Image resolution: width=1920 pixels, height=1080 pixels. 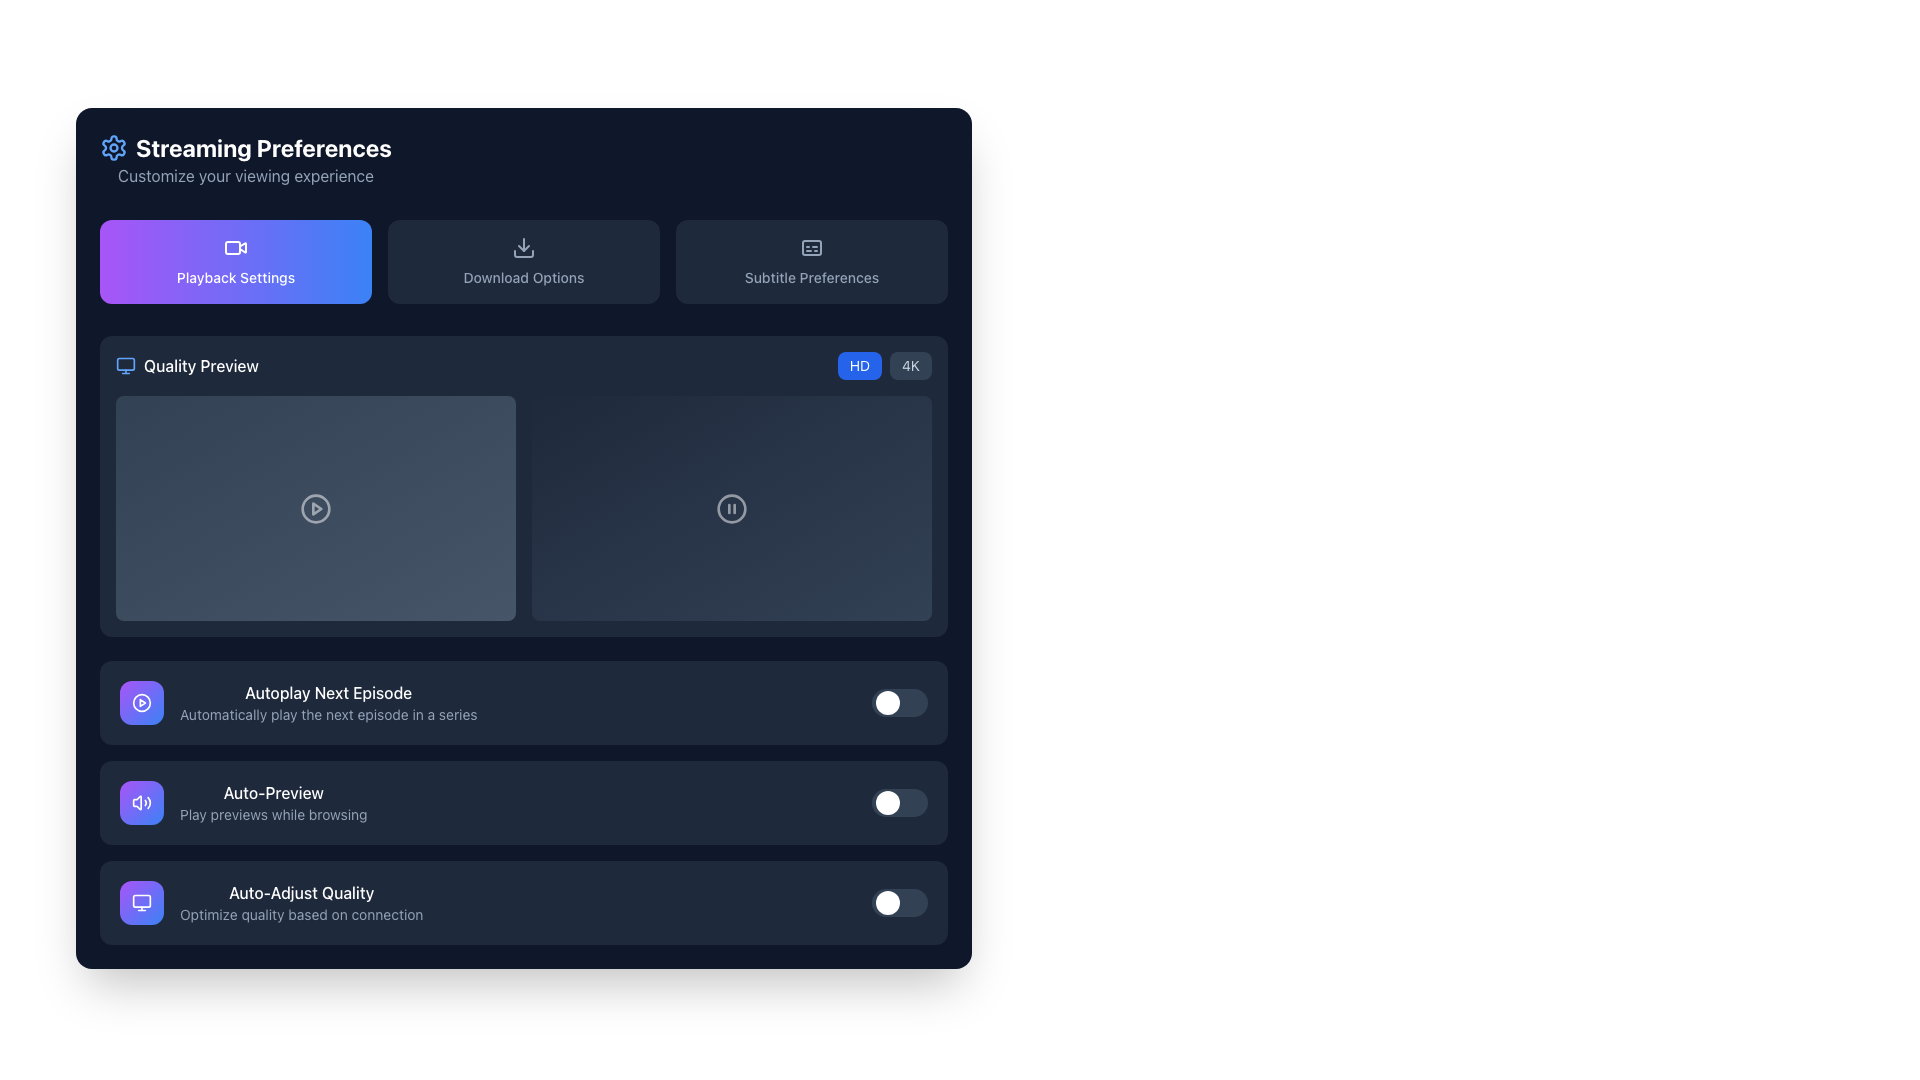 What do you see at coordinates (523, 801) in the screenshot?
I see `description of the second list item under the 'Quality Preview' section to understand the auto-preview toggle functionality` at bounding box center [523, 801].